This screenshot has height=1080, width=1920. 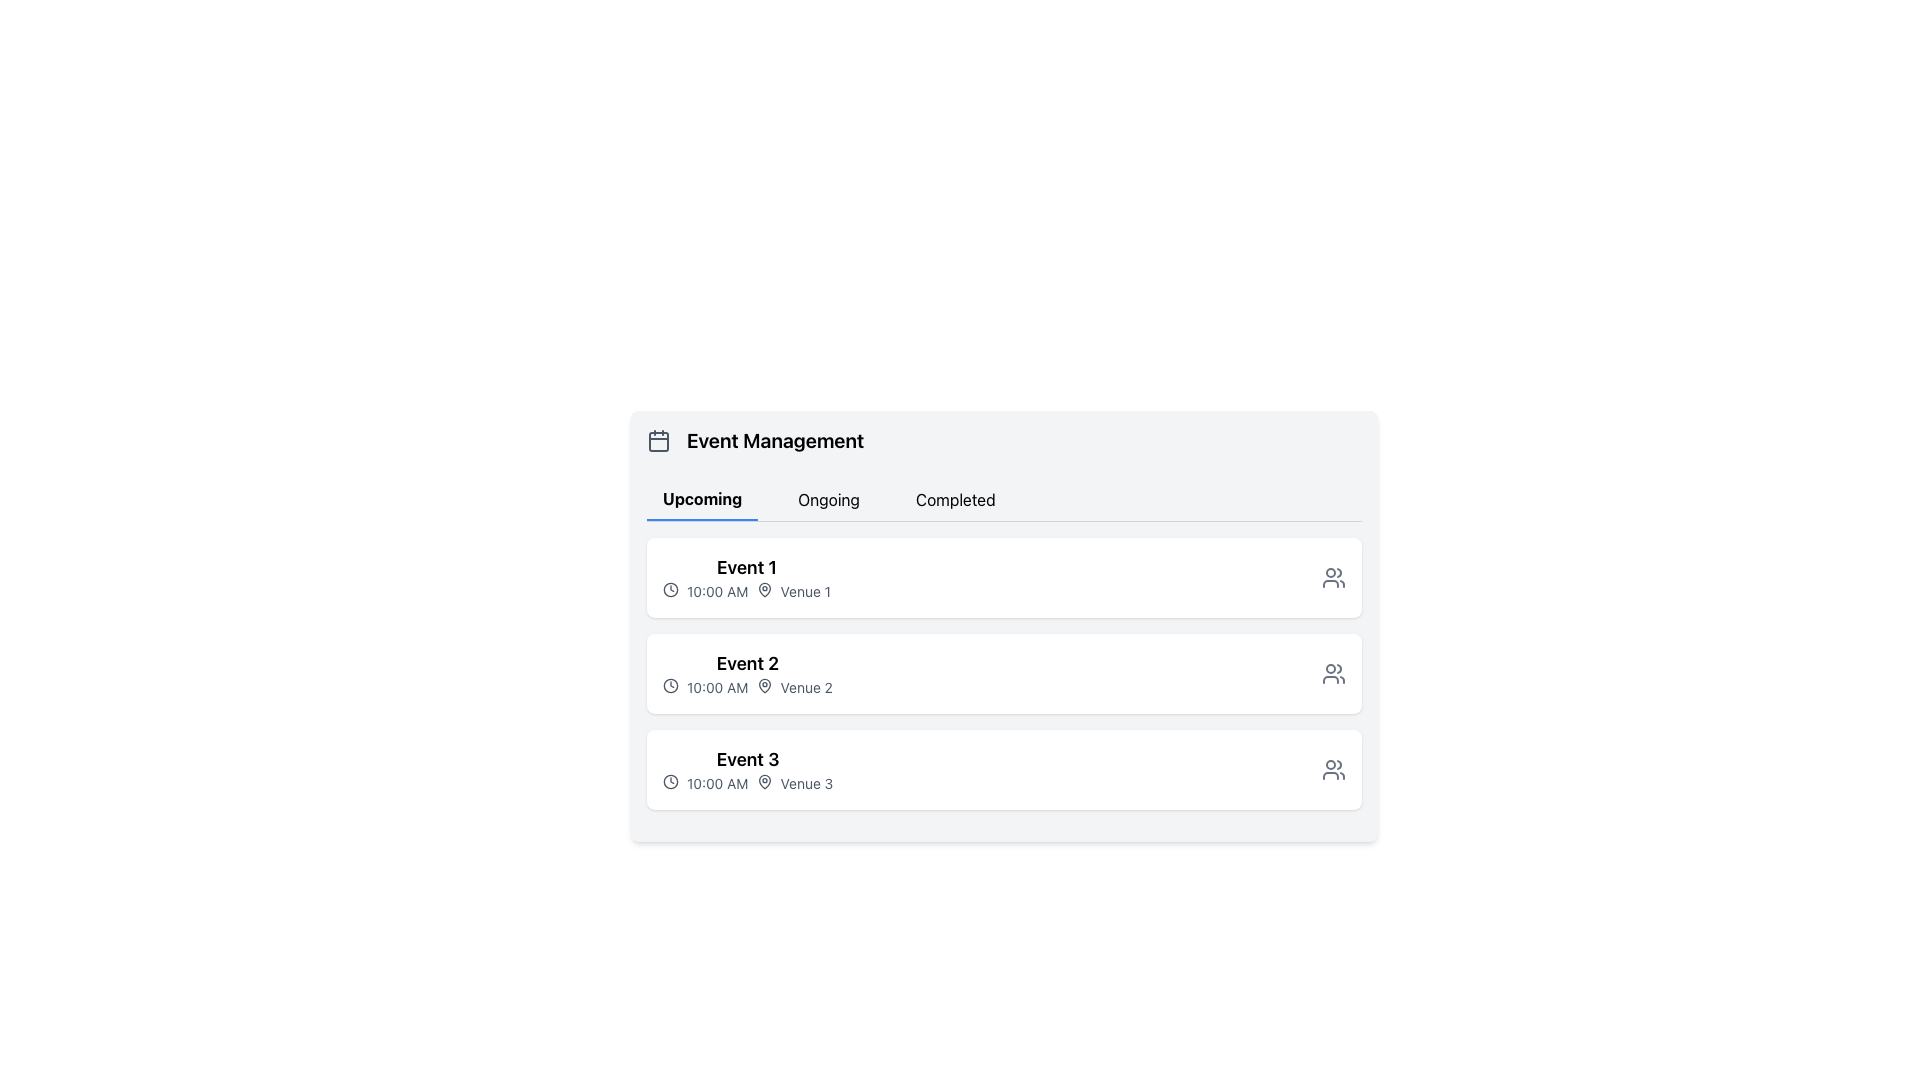 I want to click on the gray icon representing two stylized figures for the third event in the Upcoming tab of the Event Management section, so click(x=1334, y=769).